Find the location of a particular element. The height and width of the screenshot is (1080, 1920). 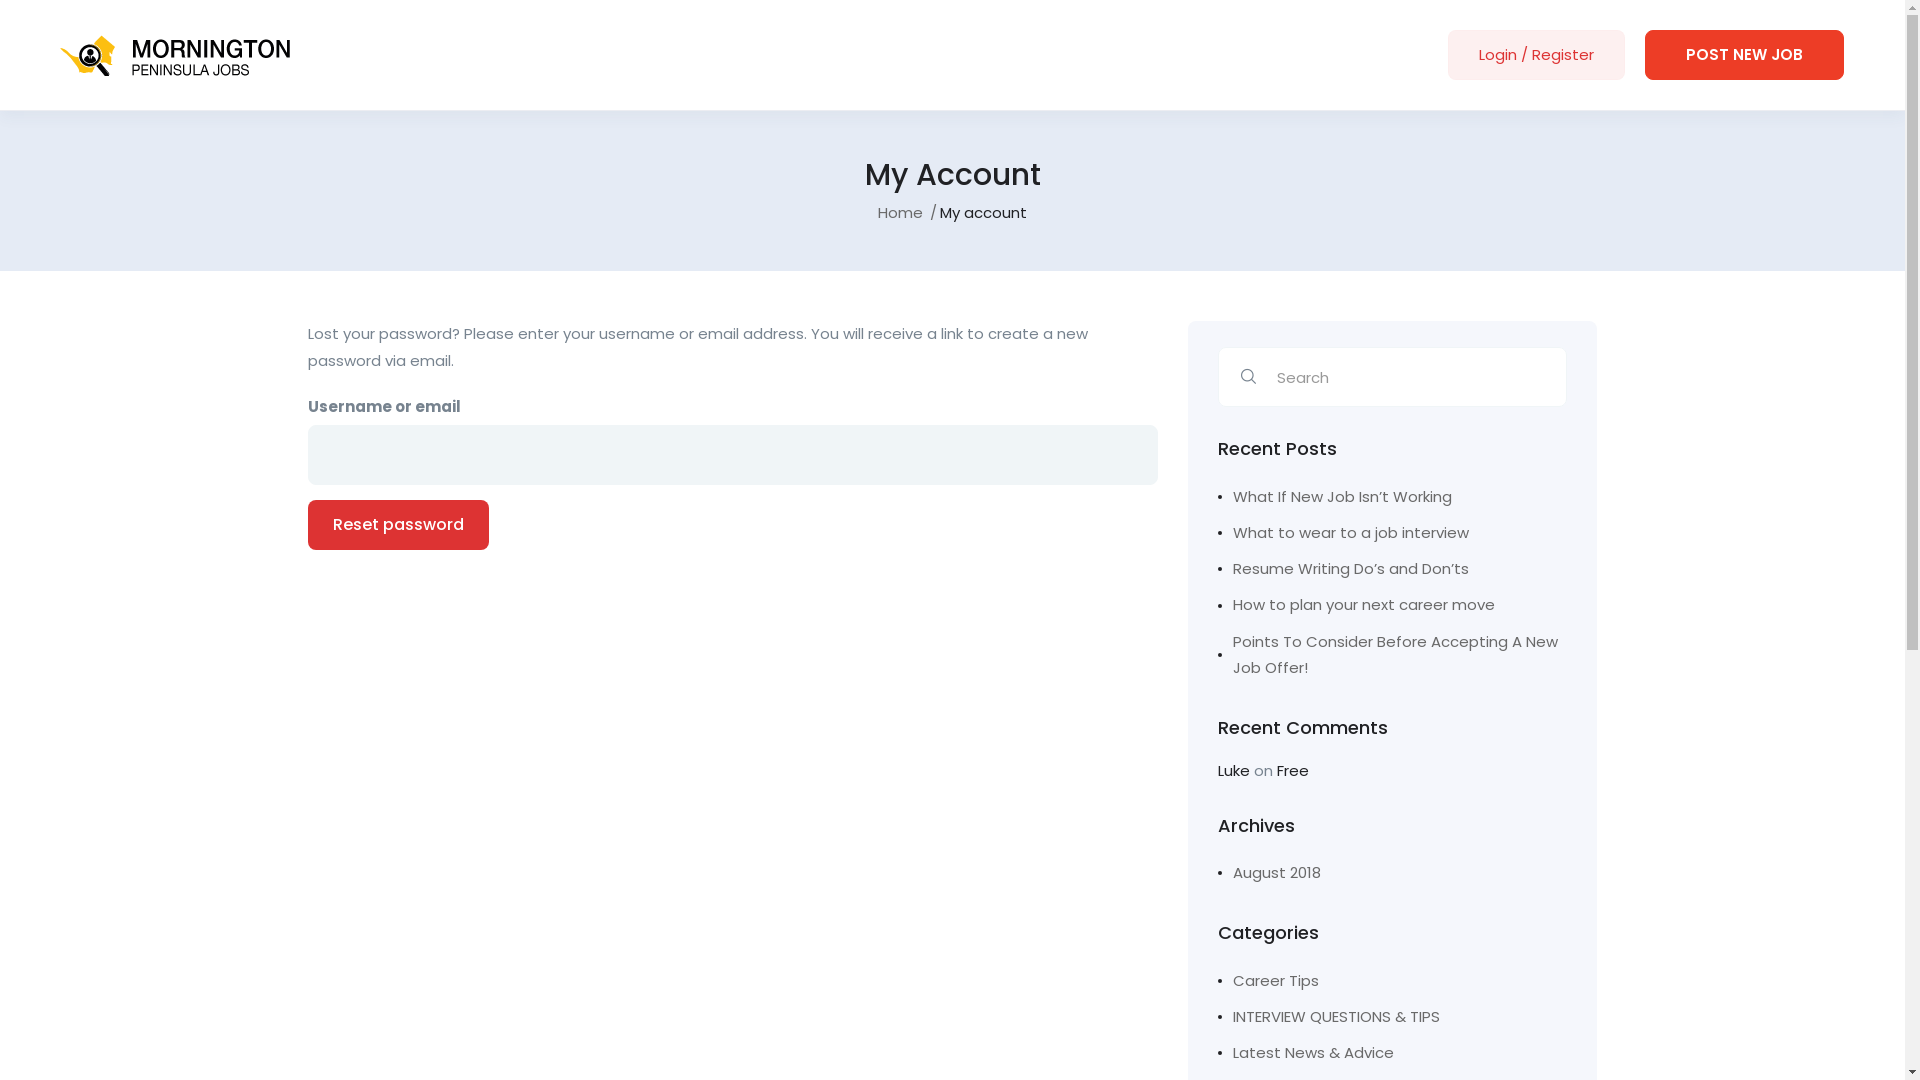

'How to plan your next career move' is located at coordinates (1391, 604).